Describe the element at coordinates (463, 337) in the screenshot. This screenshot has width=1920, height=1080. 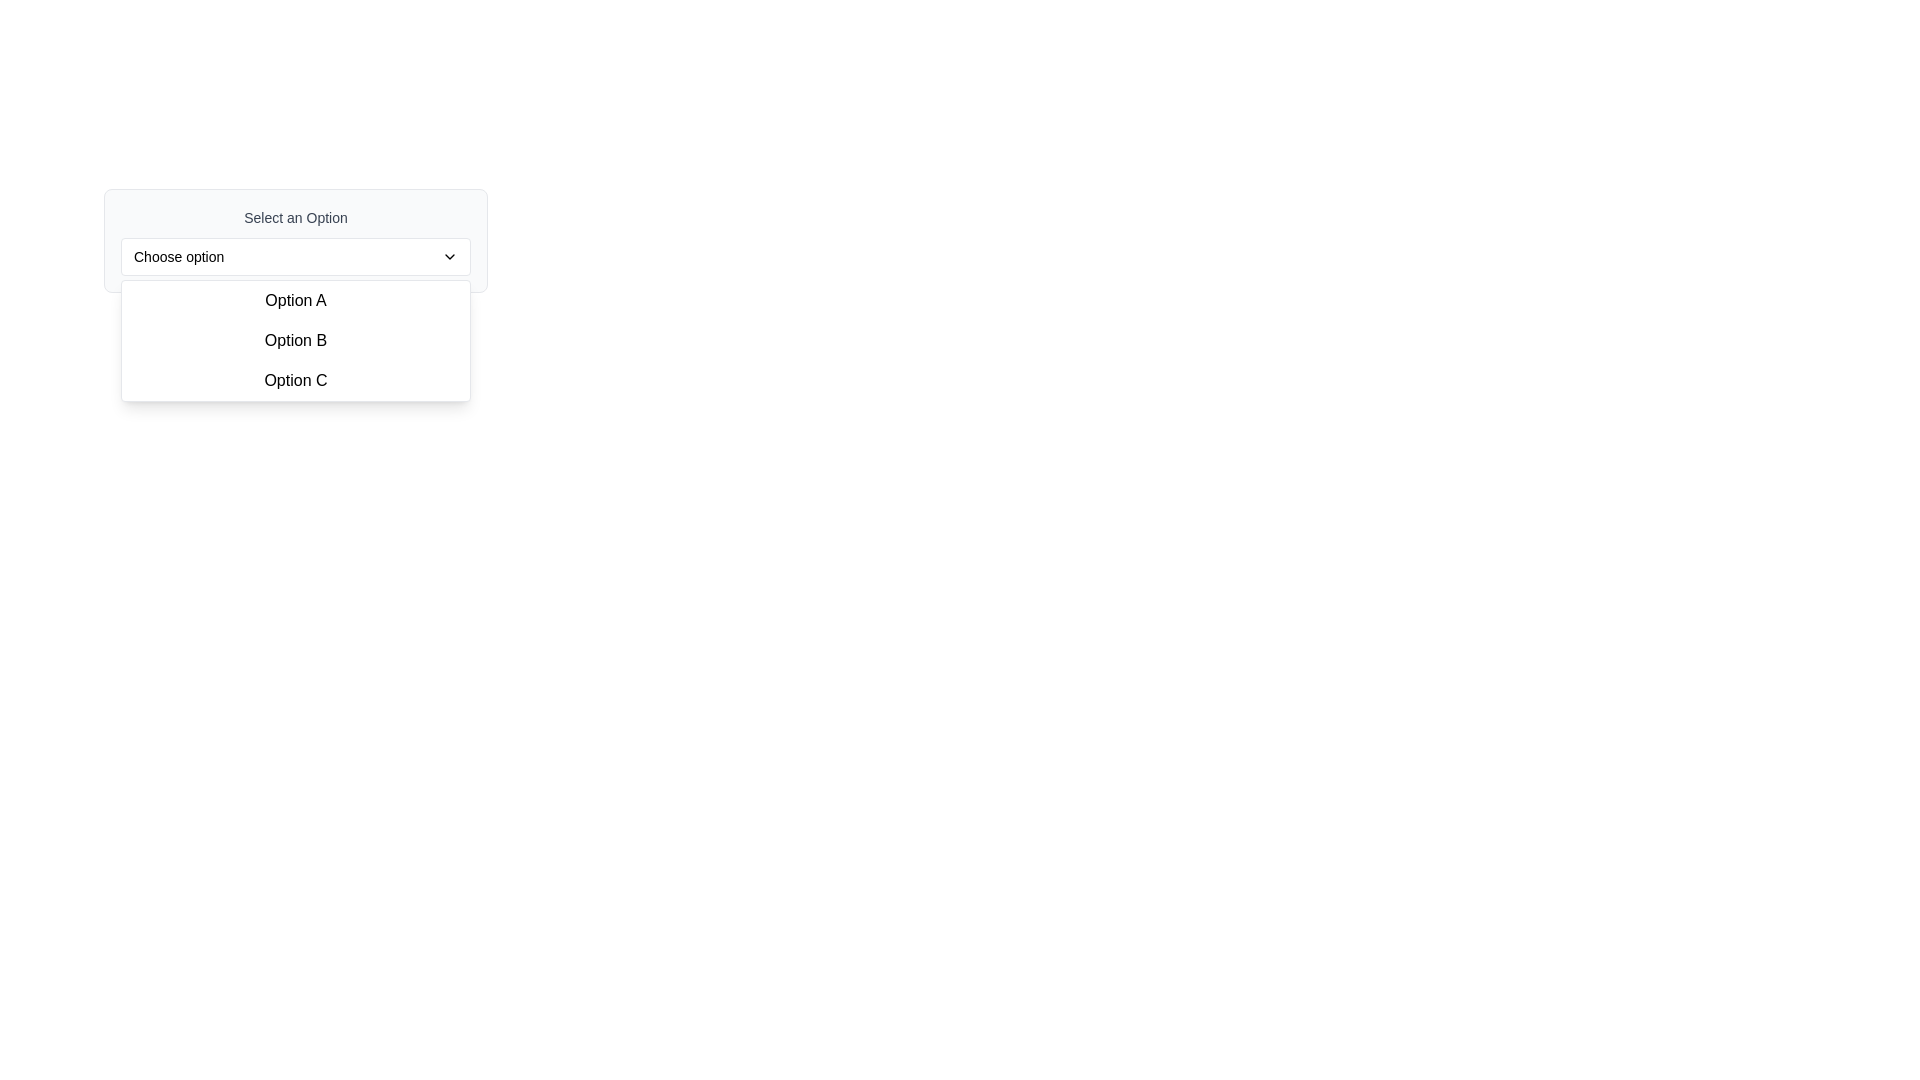
I see `the Dropdown menu located below the 'Select an Option' title` at that location.